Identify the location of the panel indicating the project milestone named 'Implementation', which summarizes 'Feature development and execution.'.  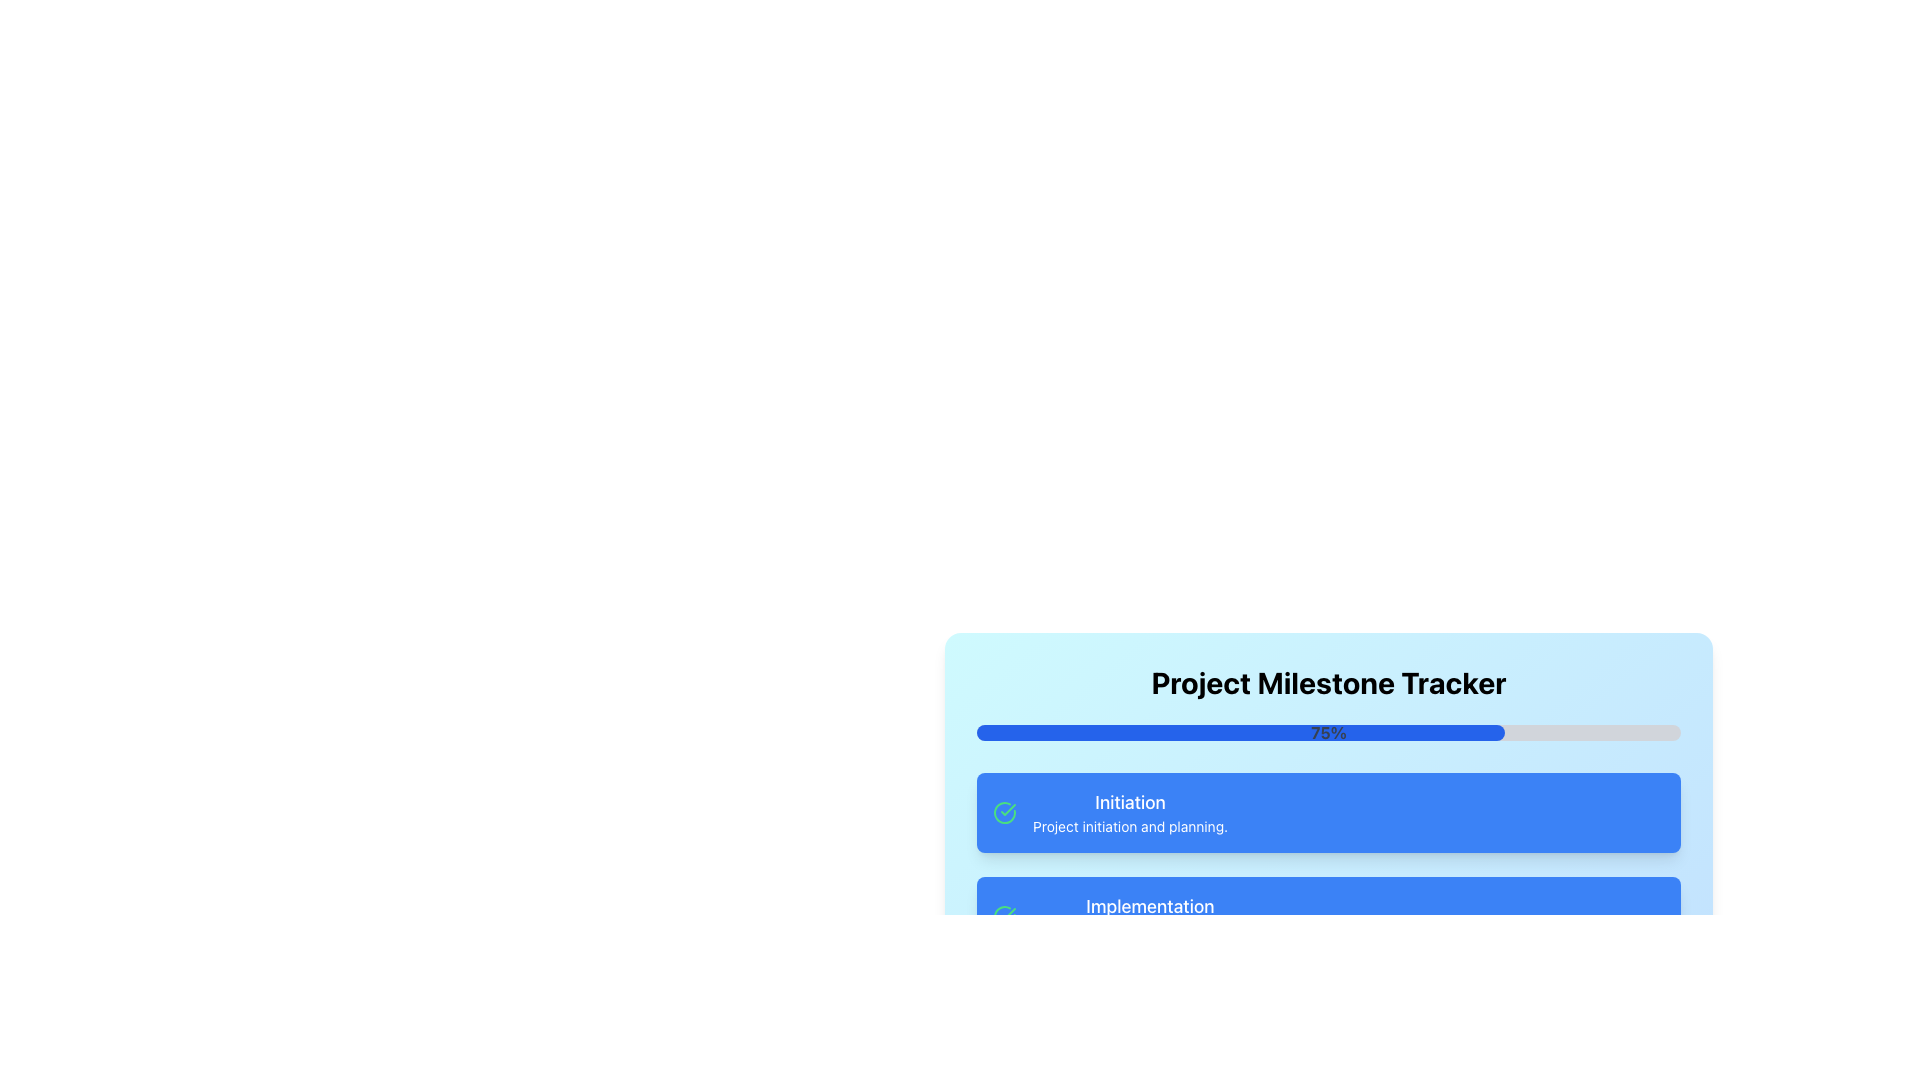
(1329, 917).